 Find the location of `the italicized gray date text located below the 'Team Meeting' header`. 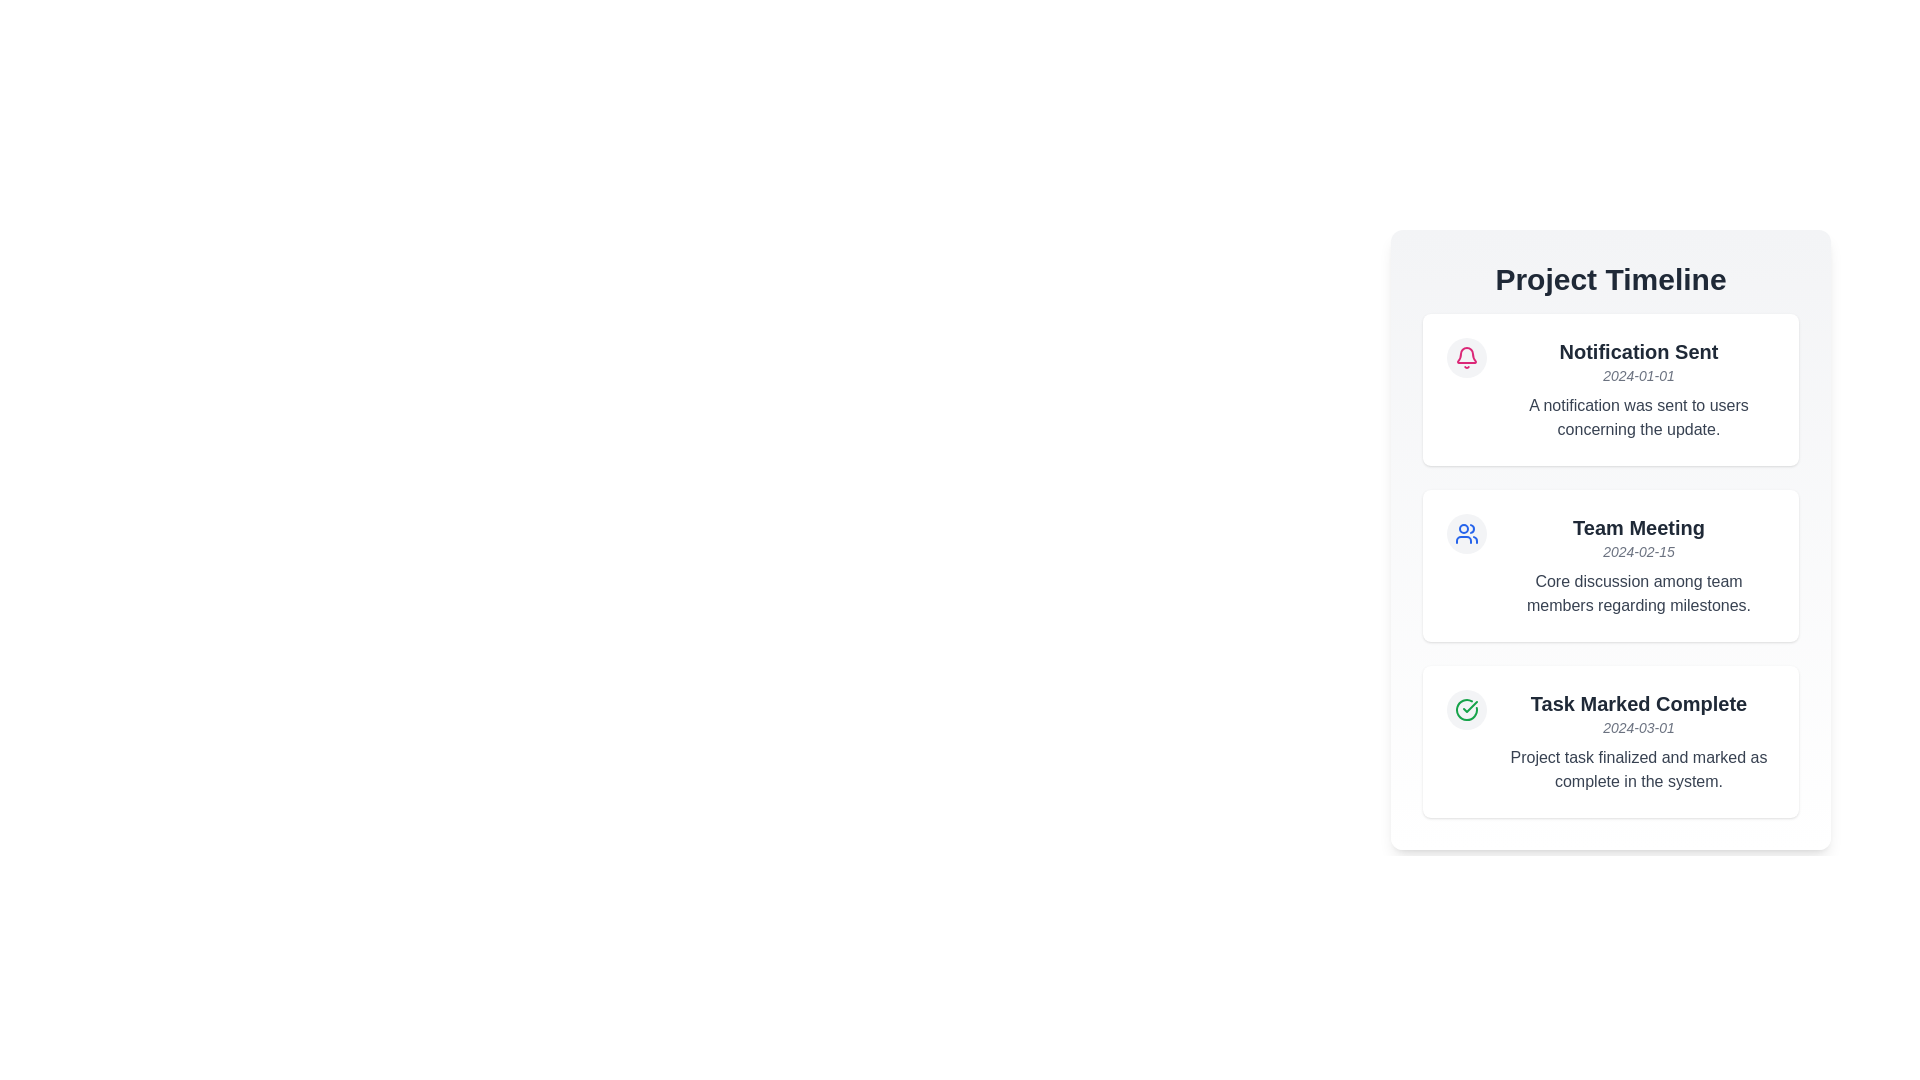

the italicized gray date text located below the 'Team Meeting' header is located at coordinates (1638, 551).